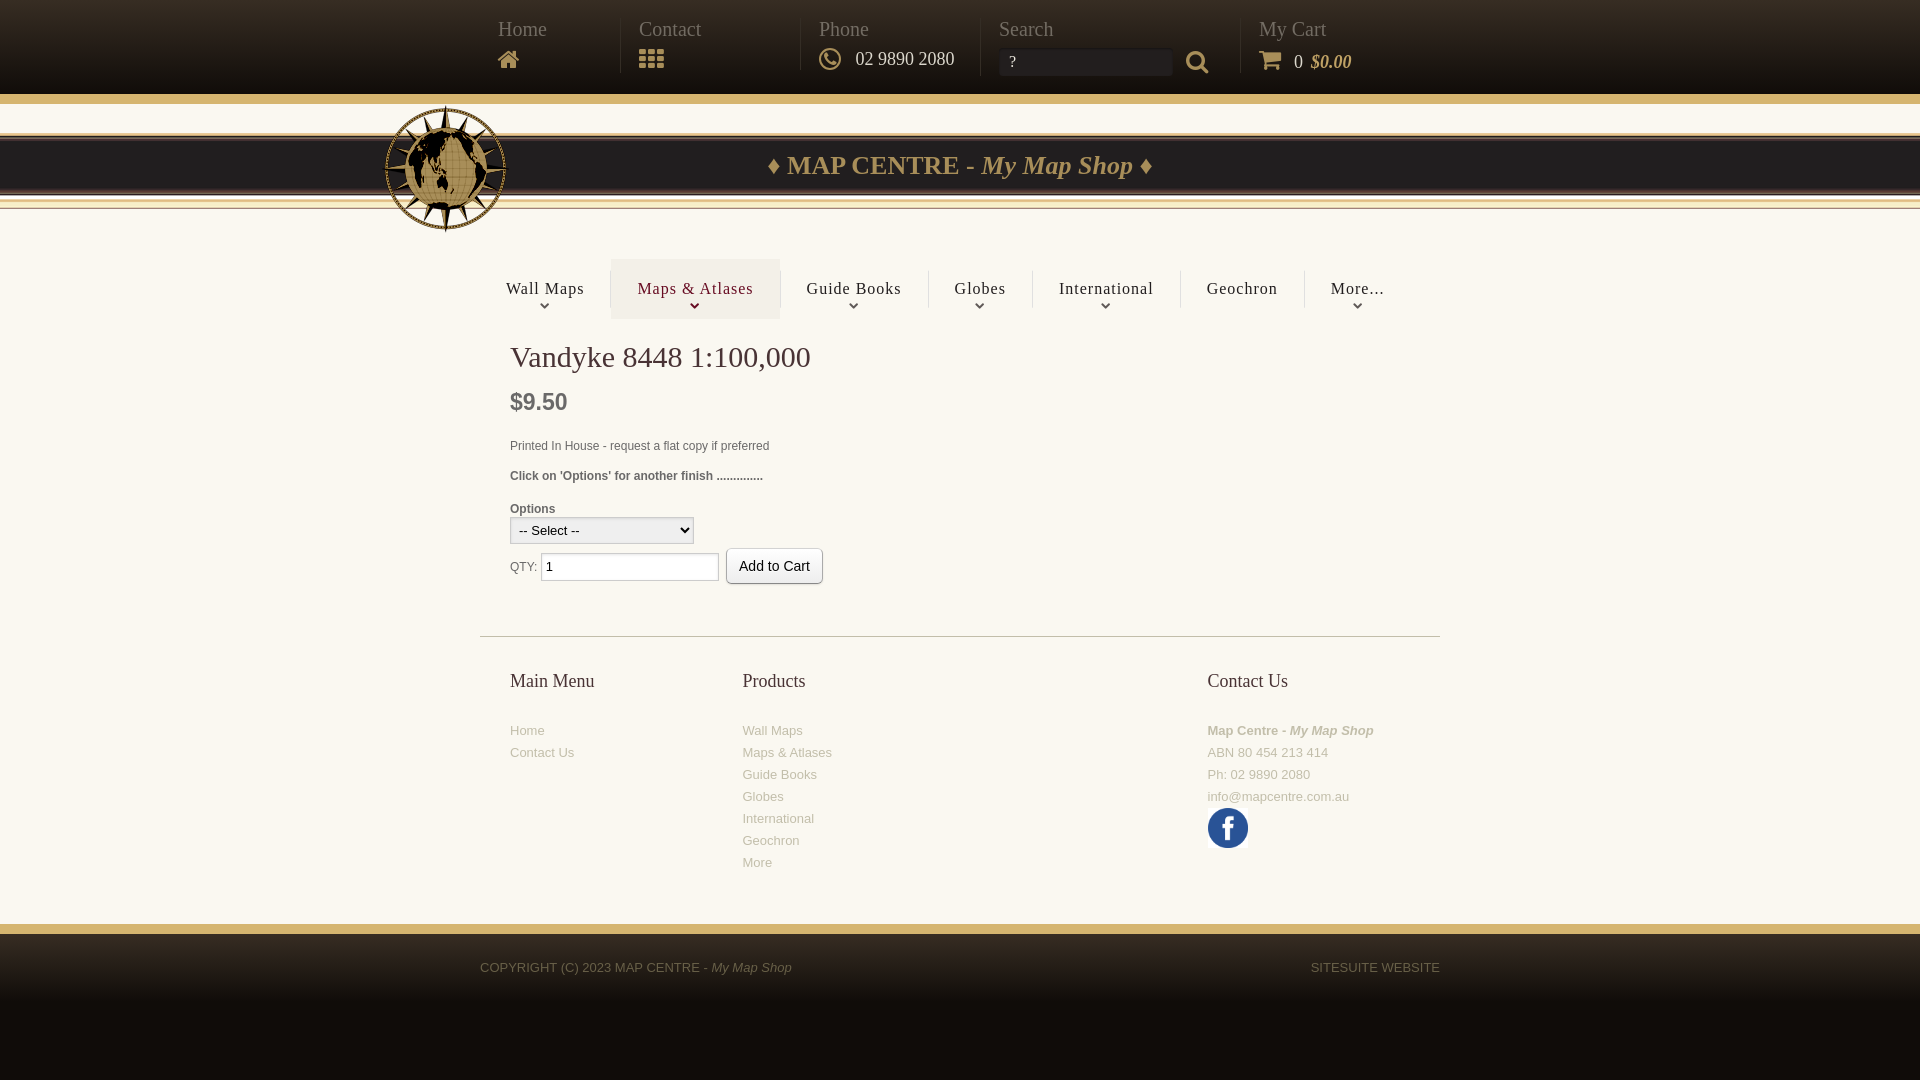  I want to click on 'Globes', so click(980, 289).